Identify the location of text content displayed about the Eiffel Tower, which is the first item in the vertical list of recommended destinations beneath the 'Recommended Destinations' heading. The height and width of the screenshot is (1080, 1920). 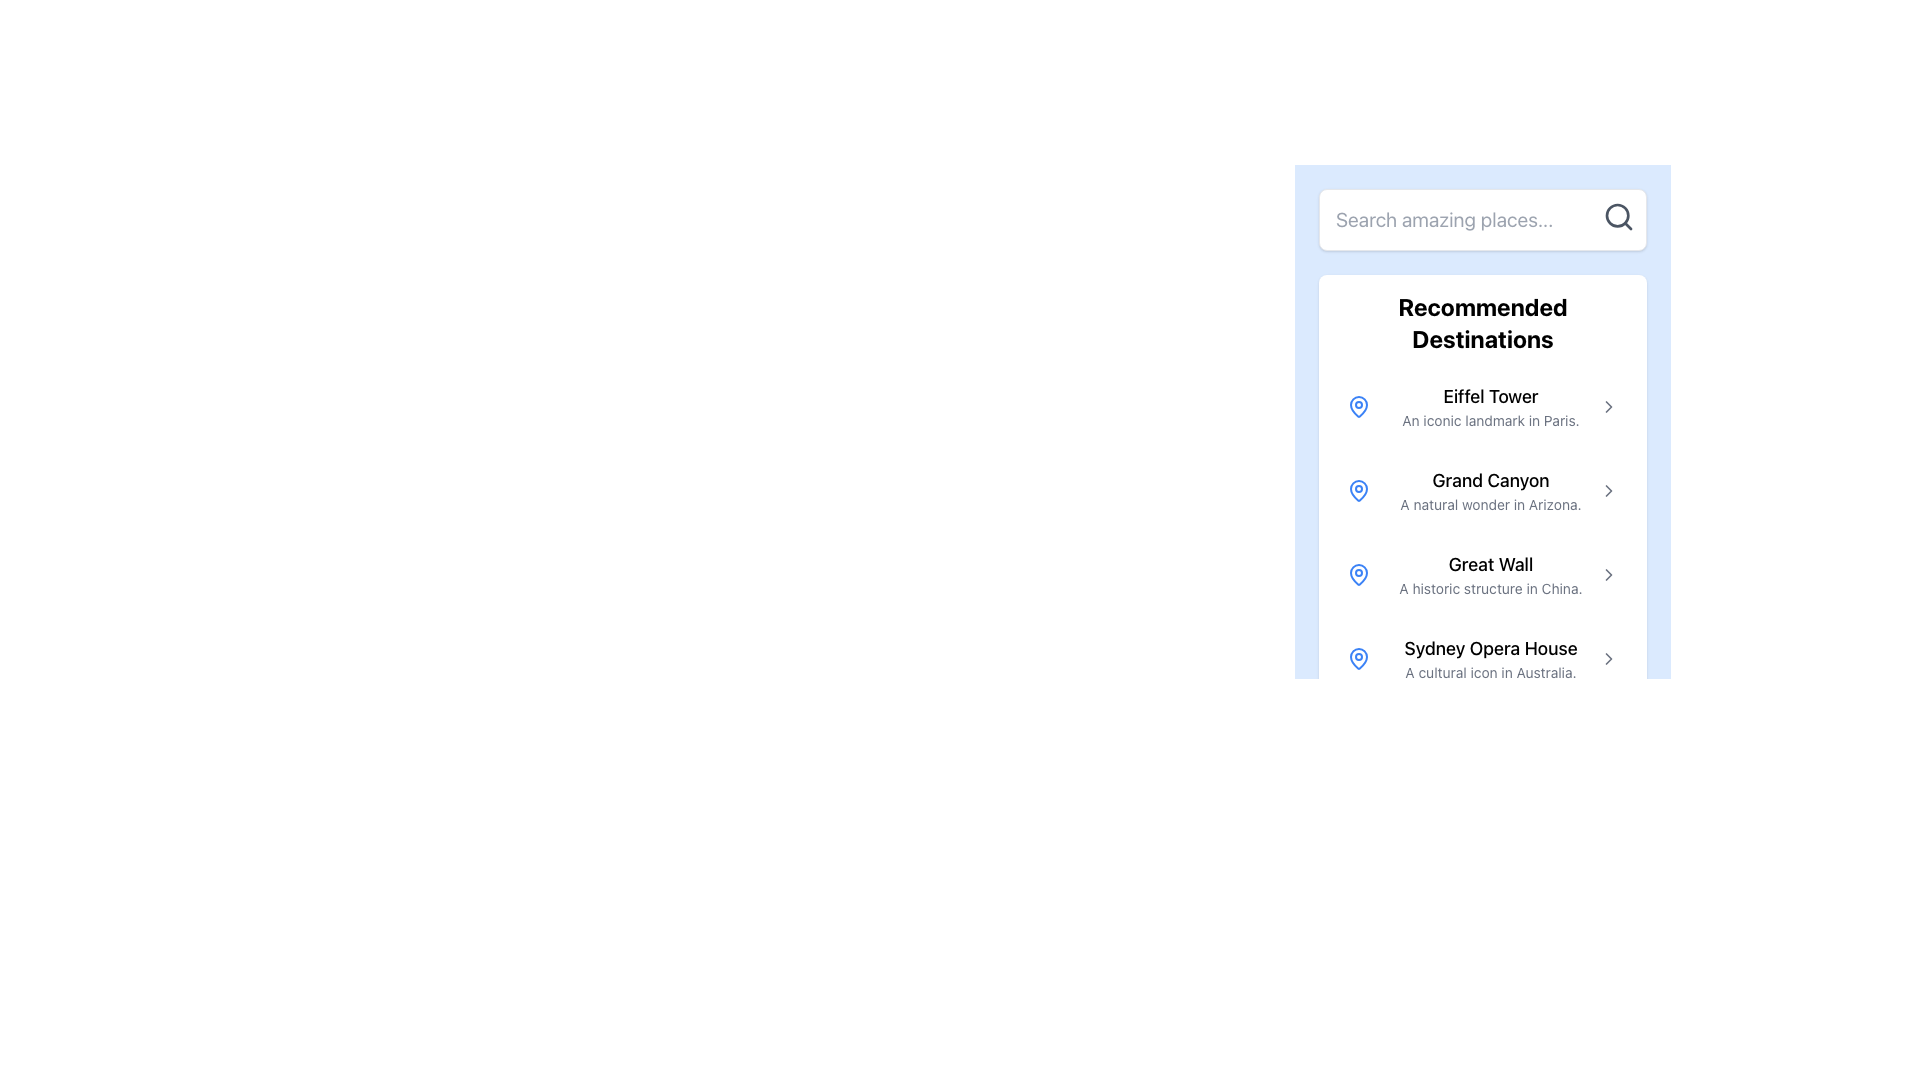
(1491, 406).